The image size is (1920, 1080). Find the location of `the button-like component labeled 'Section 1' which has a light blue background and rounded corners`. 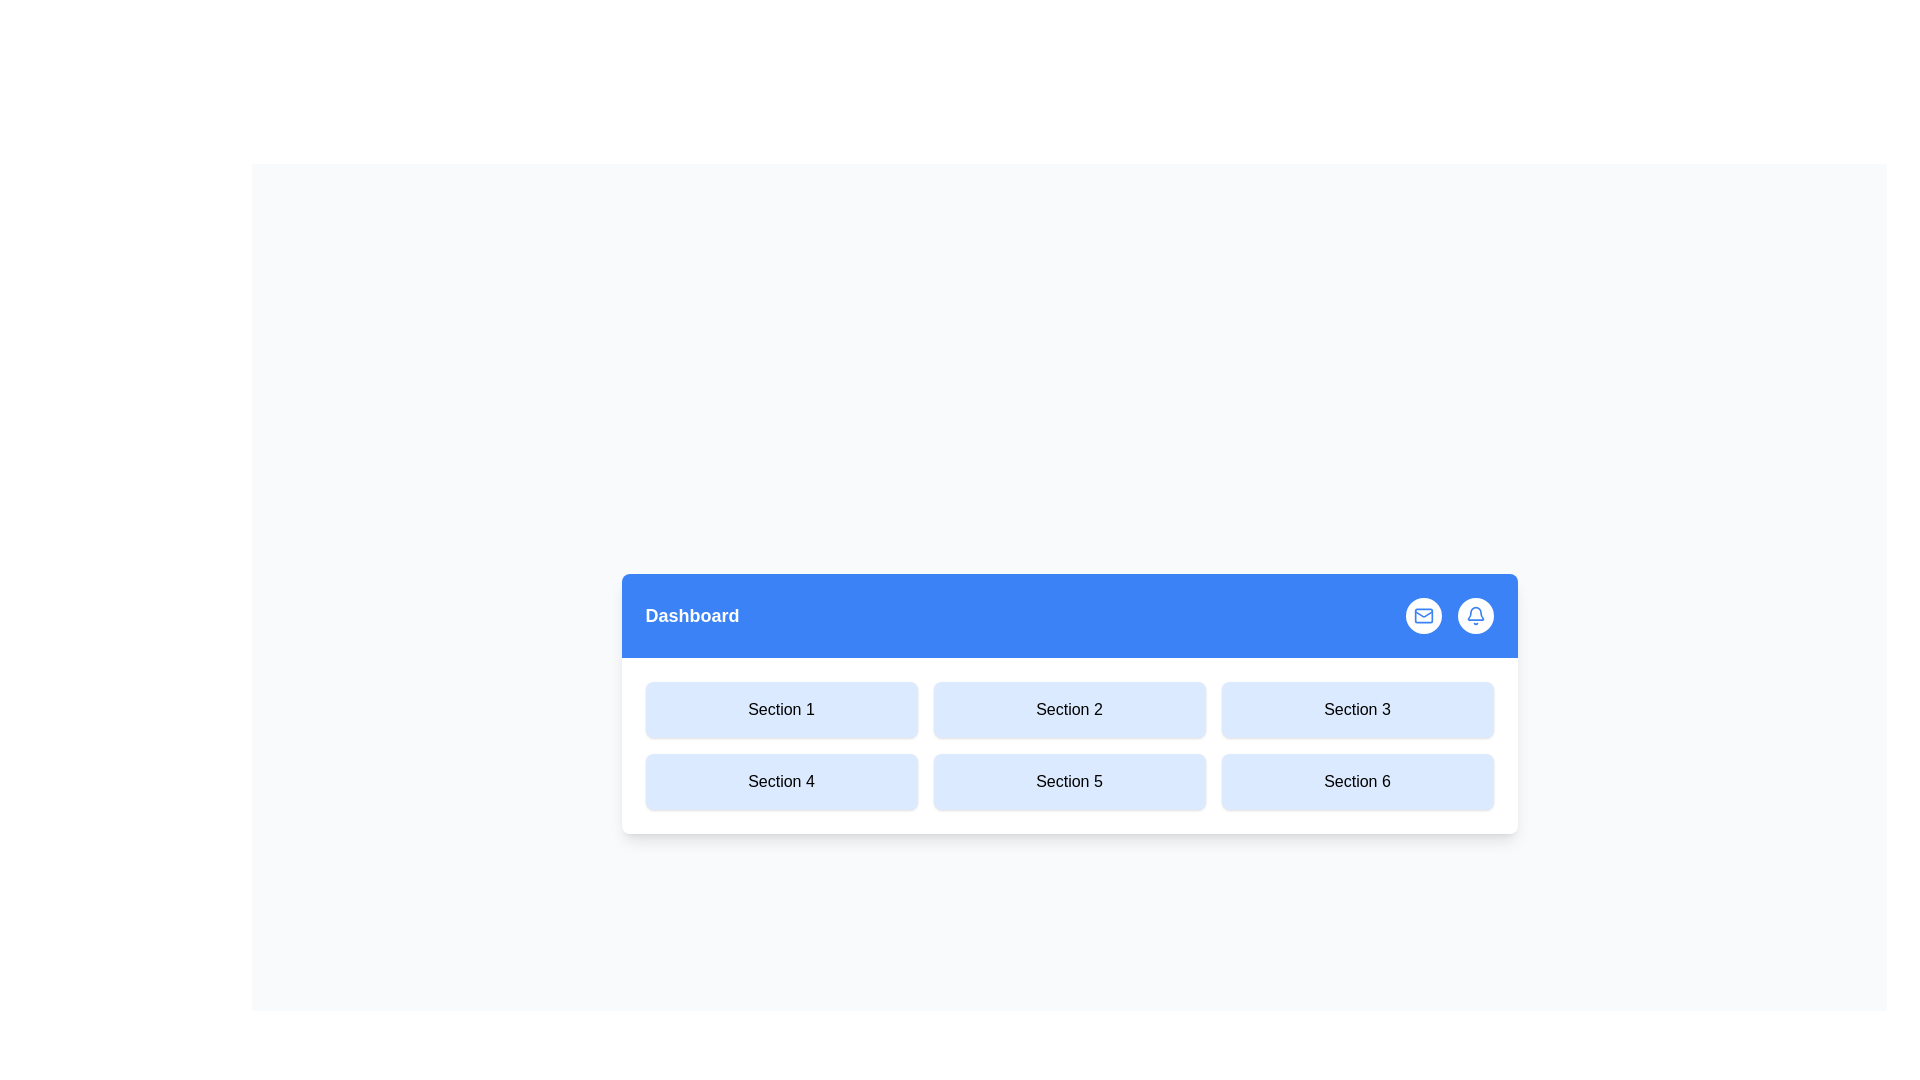

the button-like component labeled 'Section 1' which has a light blue background and rounded corners is located at coordinates (780, 708).